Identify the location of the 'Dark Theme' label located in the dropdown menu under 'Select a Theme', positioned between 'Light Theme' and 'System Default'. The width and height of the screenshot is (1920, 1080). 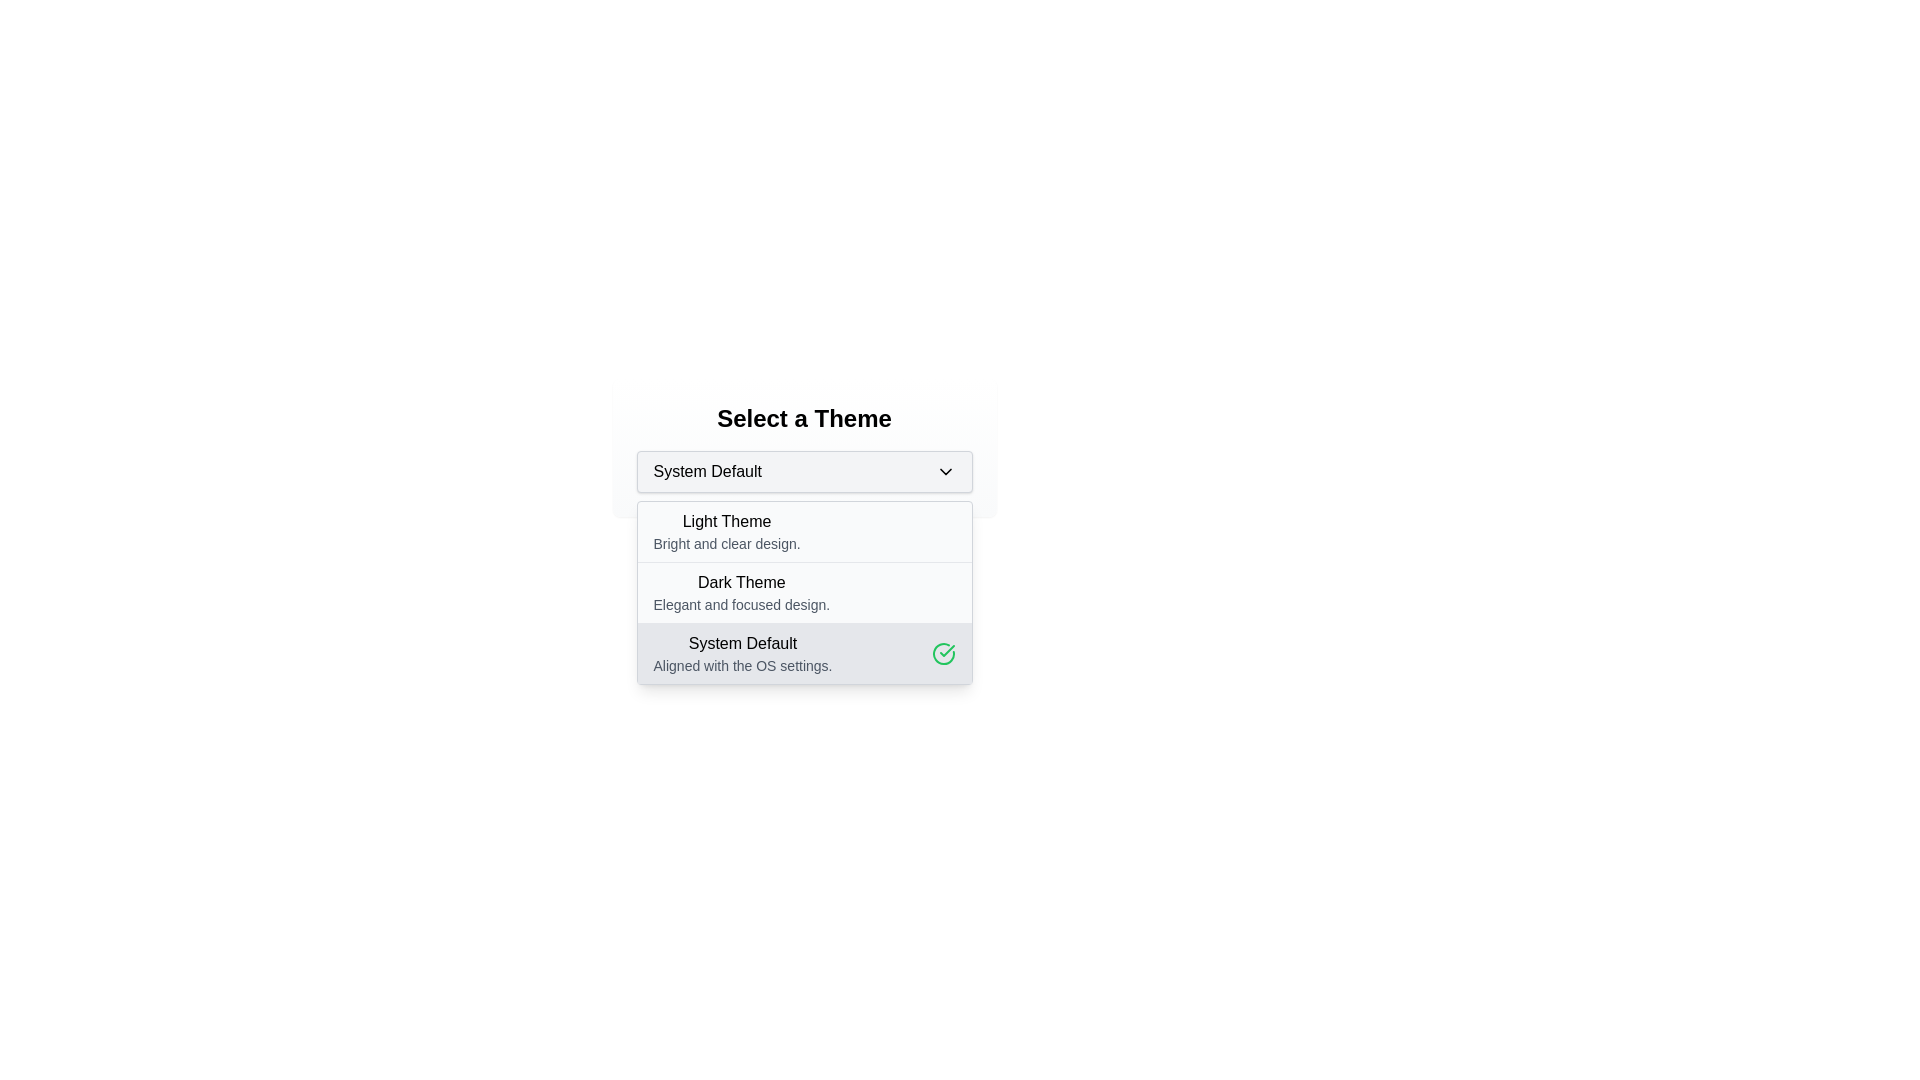
(740, 582).